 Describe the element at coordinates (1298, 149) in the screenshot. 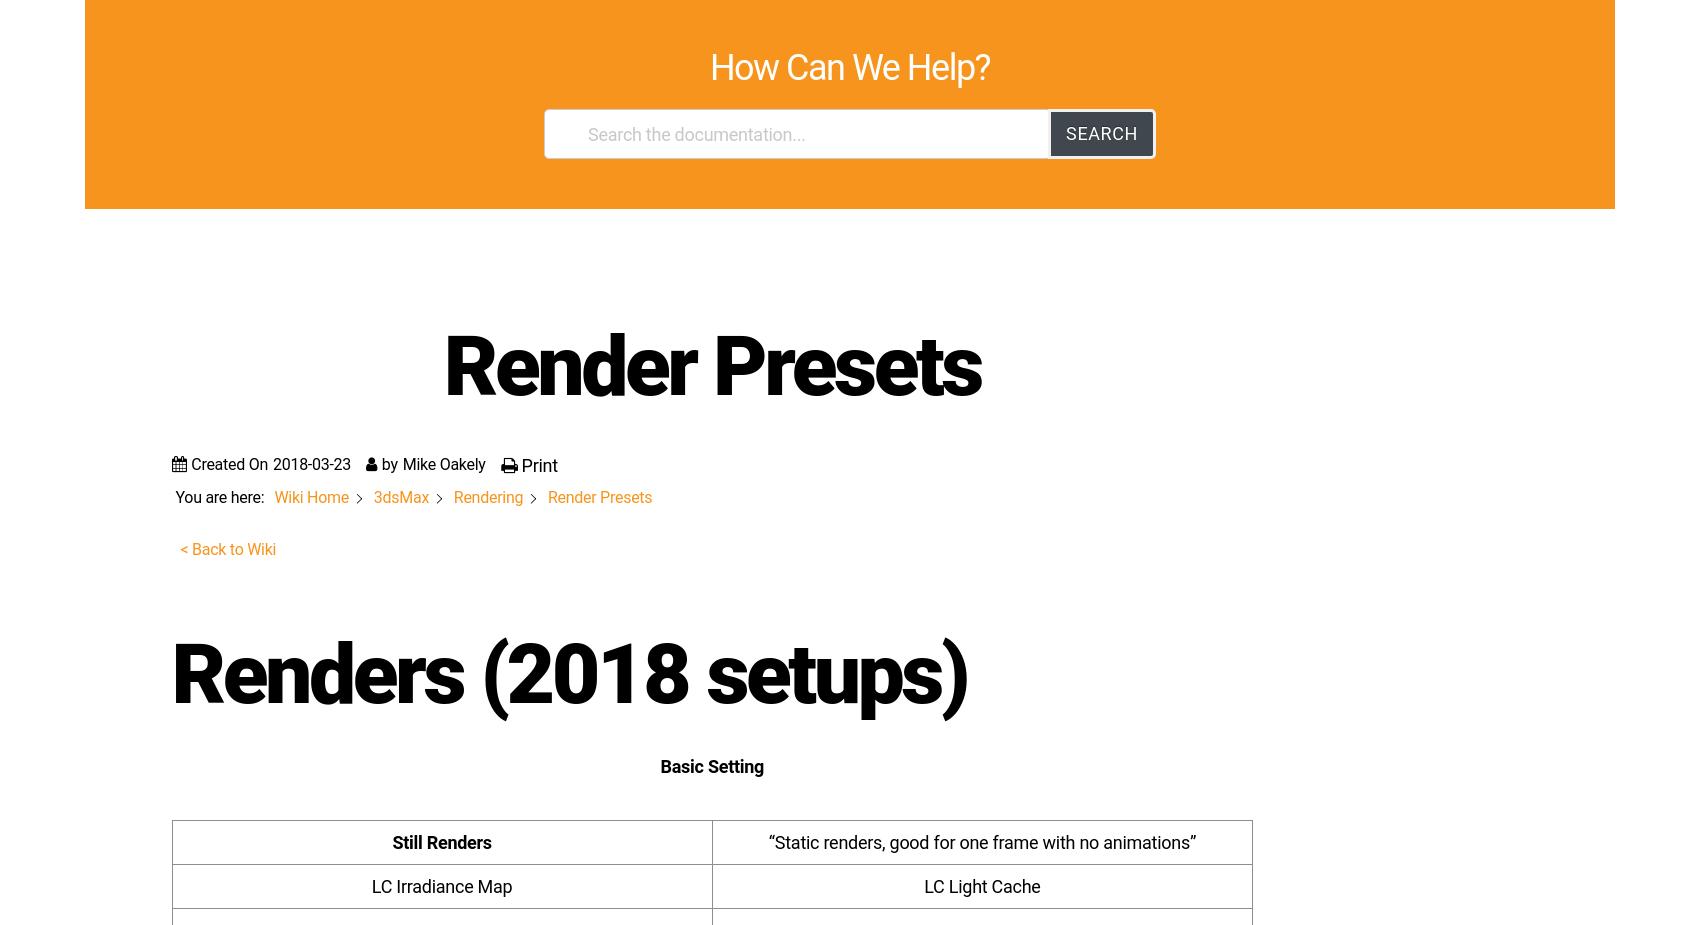

I see `'Renders (2018 setups)'` at that location.